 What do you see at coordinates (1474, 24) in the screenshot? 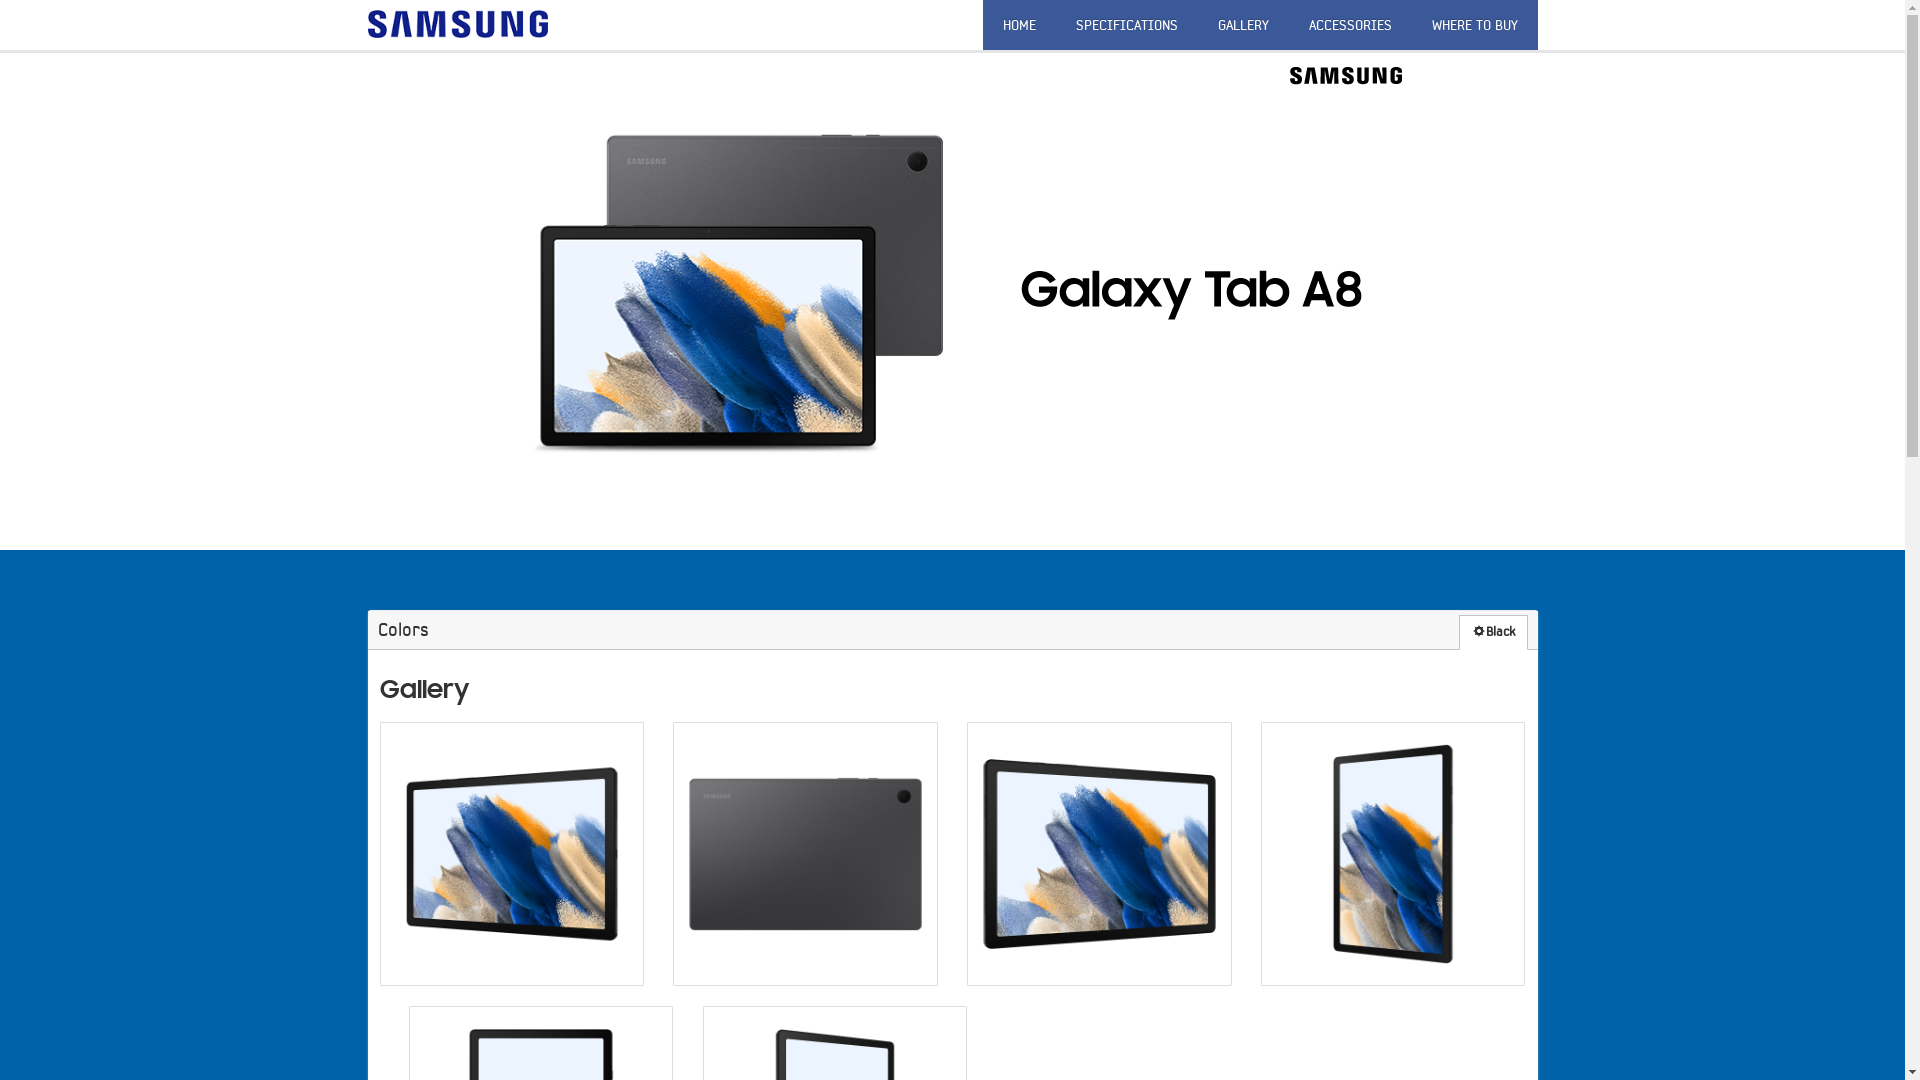
I see `'WHERE TO BUY'` at bounding box center [1474, 24].